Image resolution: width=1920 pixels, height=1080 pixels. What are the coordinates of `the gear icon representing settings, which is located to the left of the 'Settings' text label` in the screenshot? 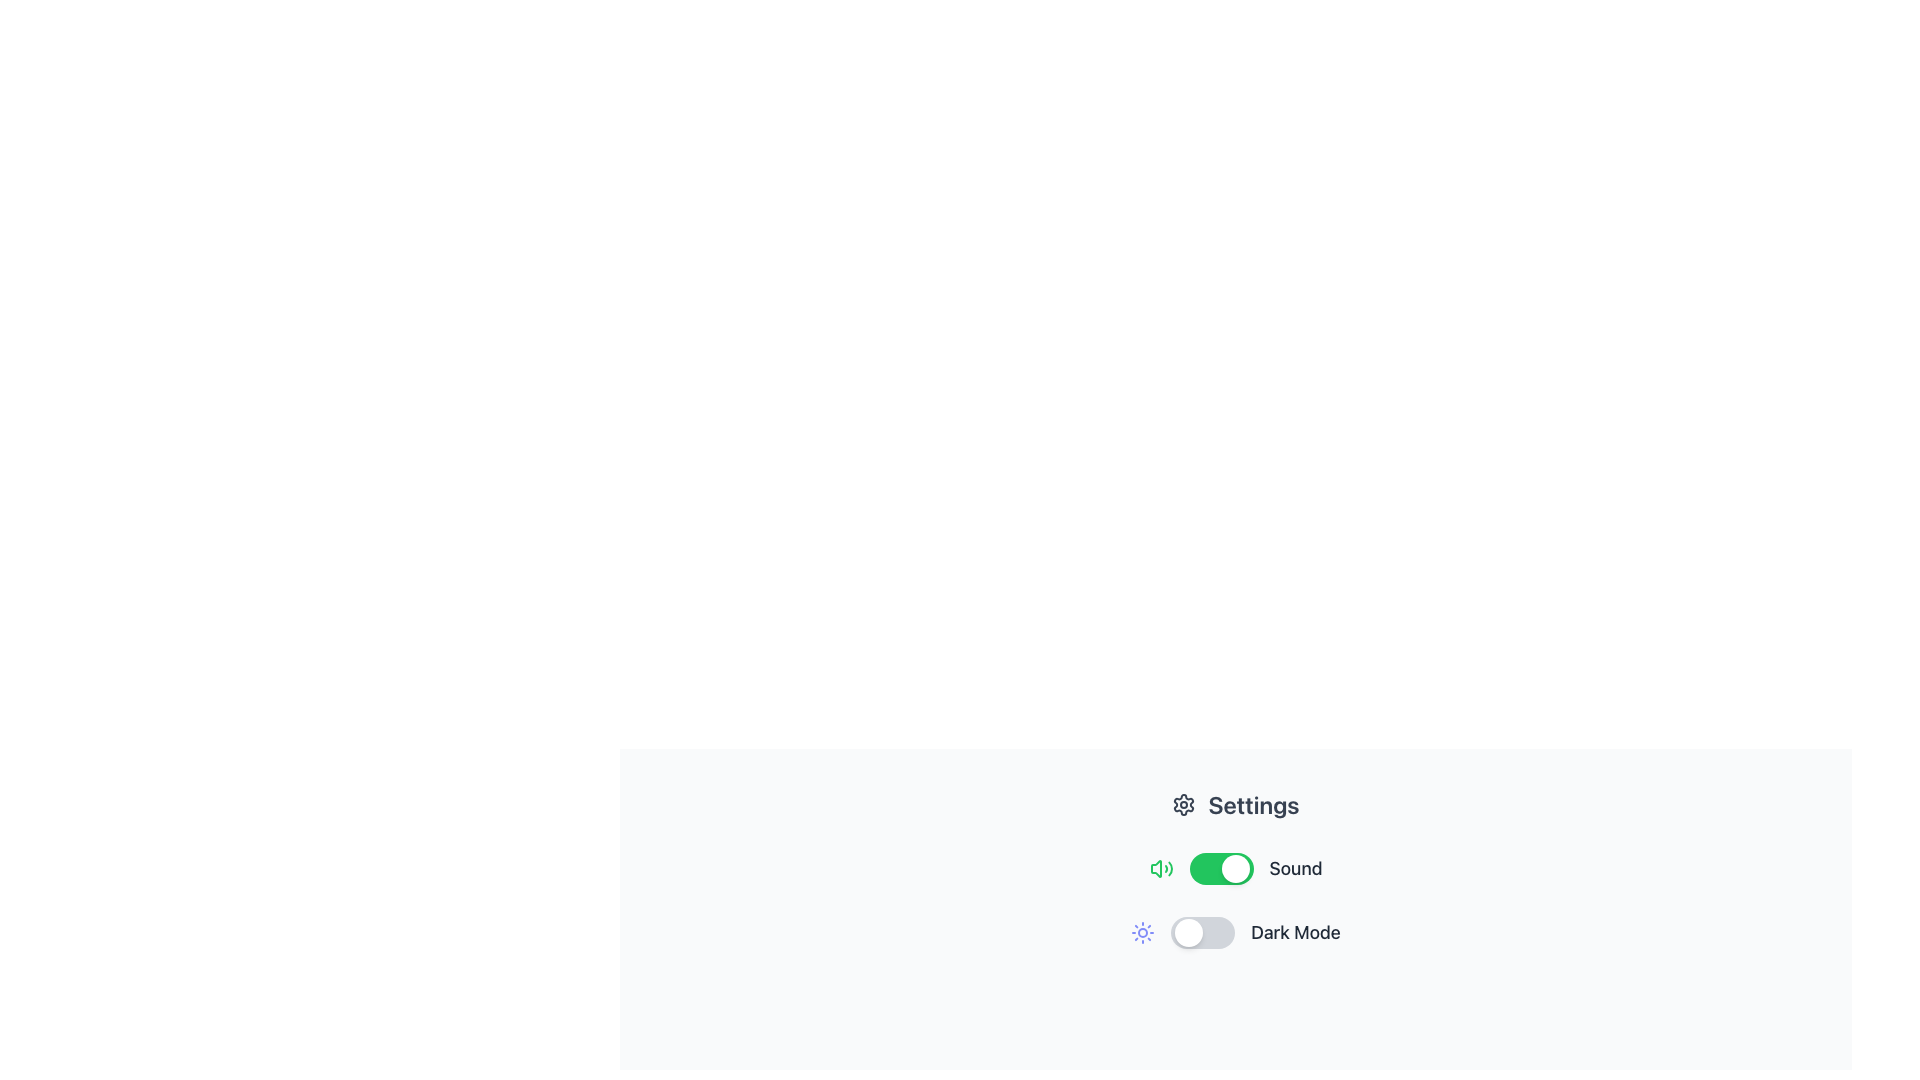 It's located at (1184, 804).